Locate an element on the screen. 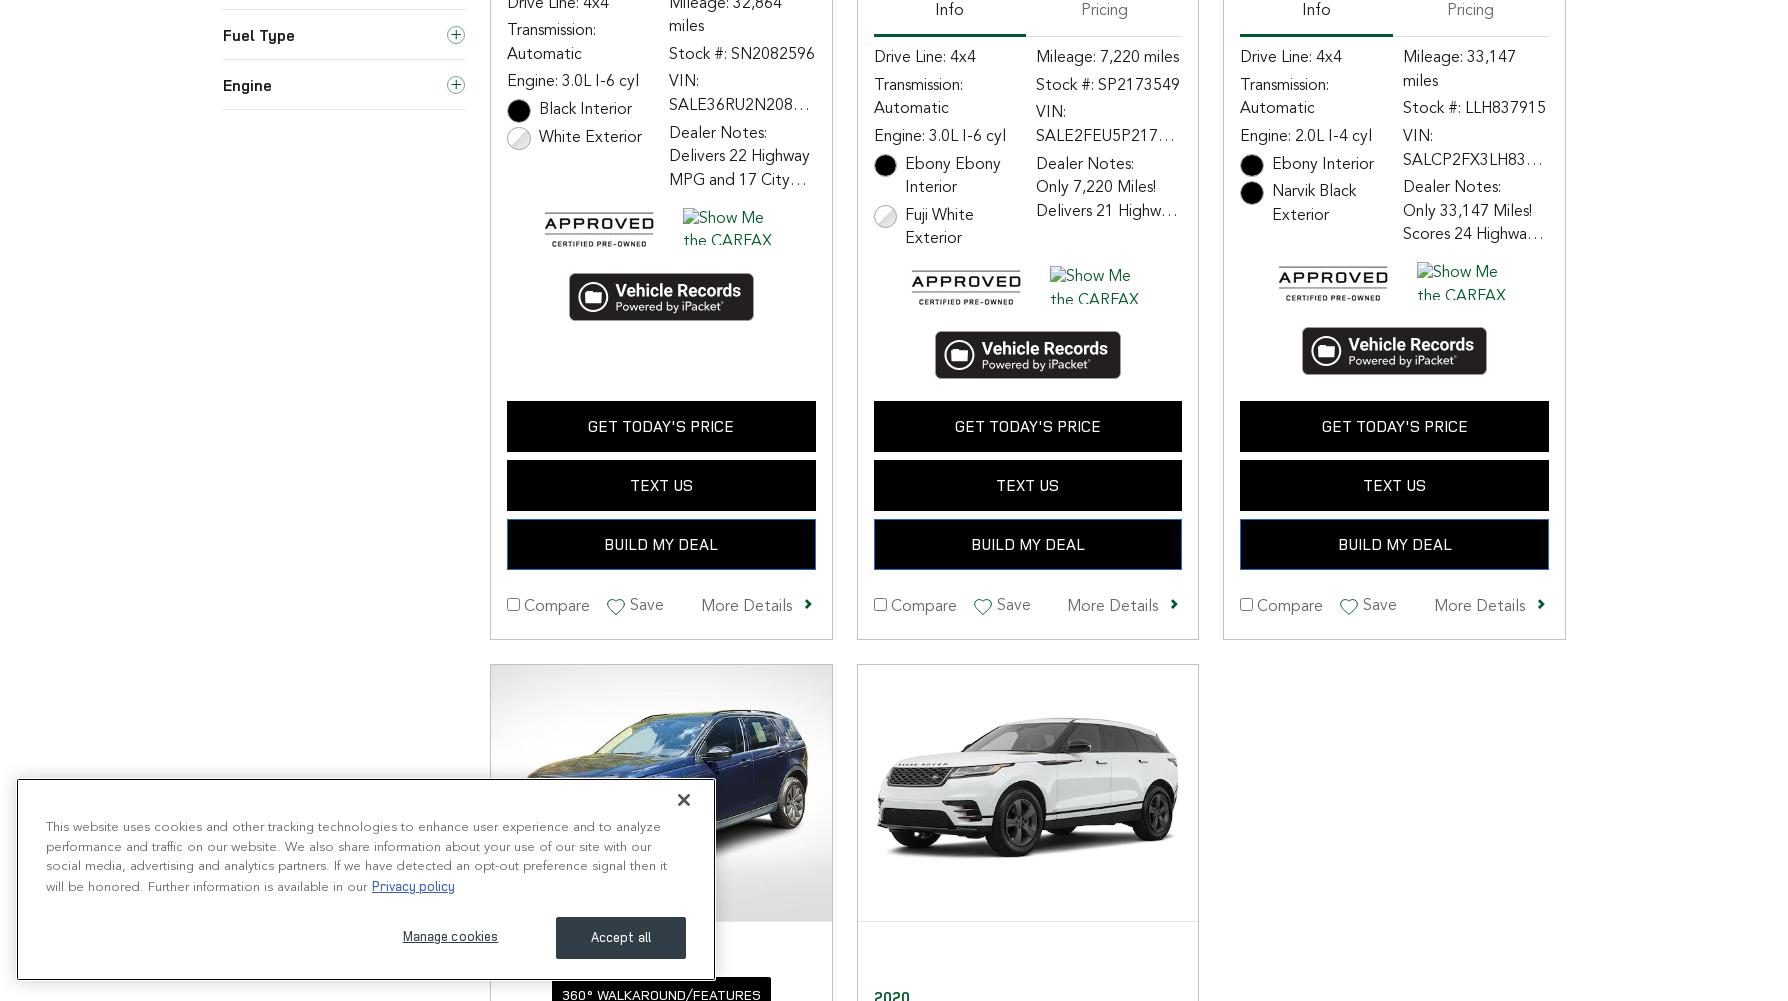 The image size is (1788, 1001). 'Mileage: 33,147 miles' is located at coordinates (1458, 69).